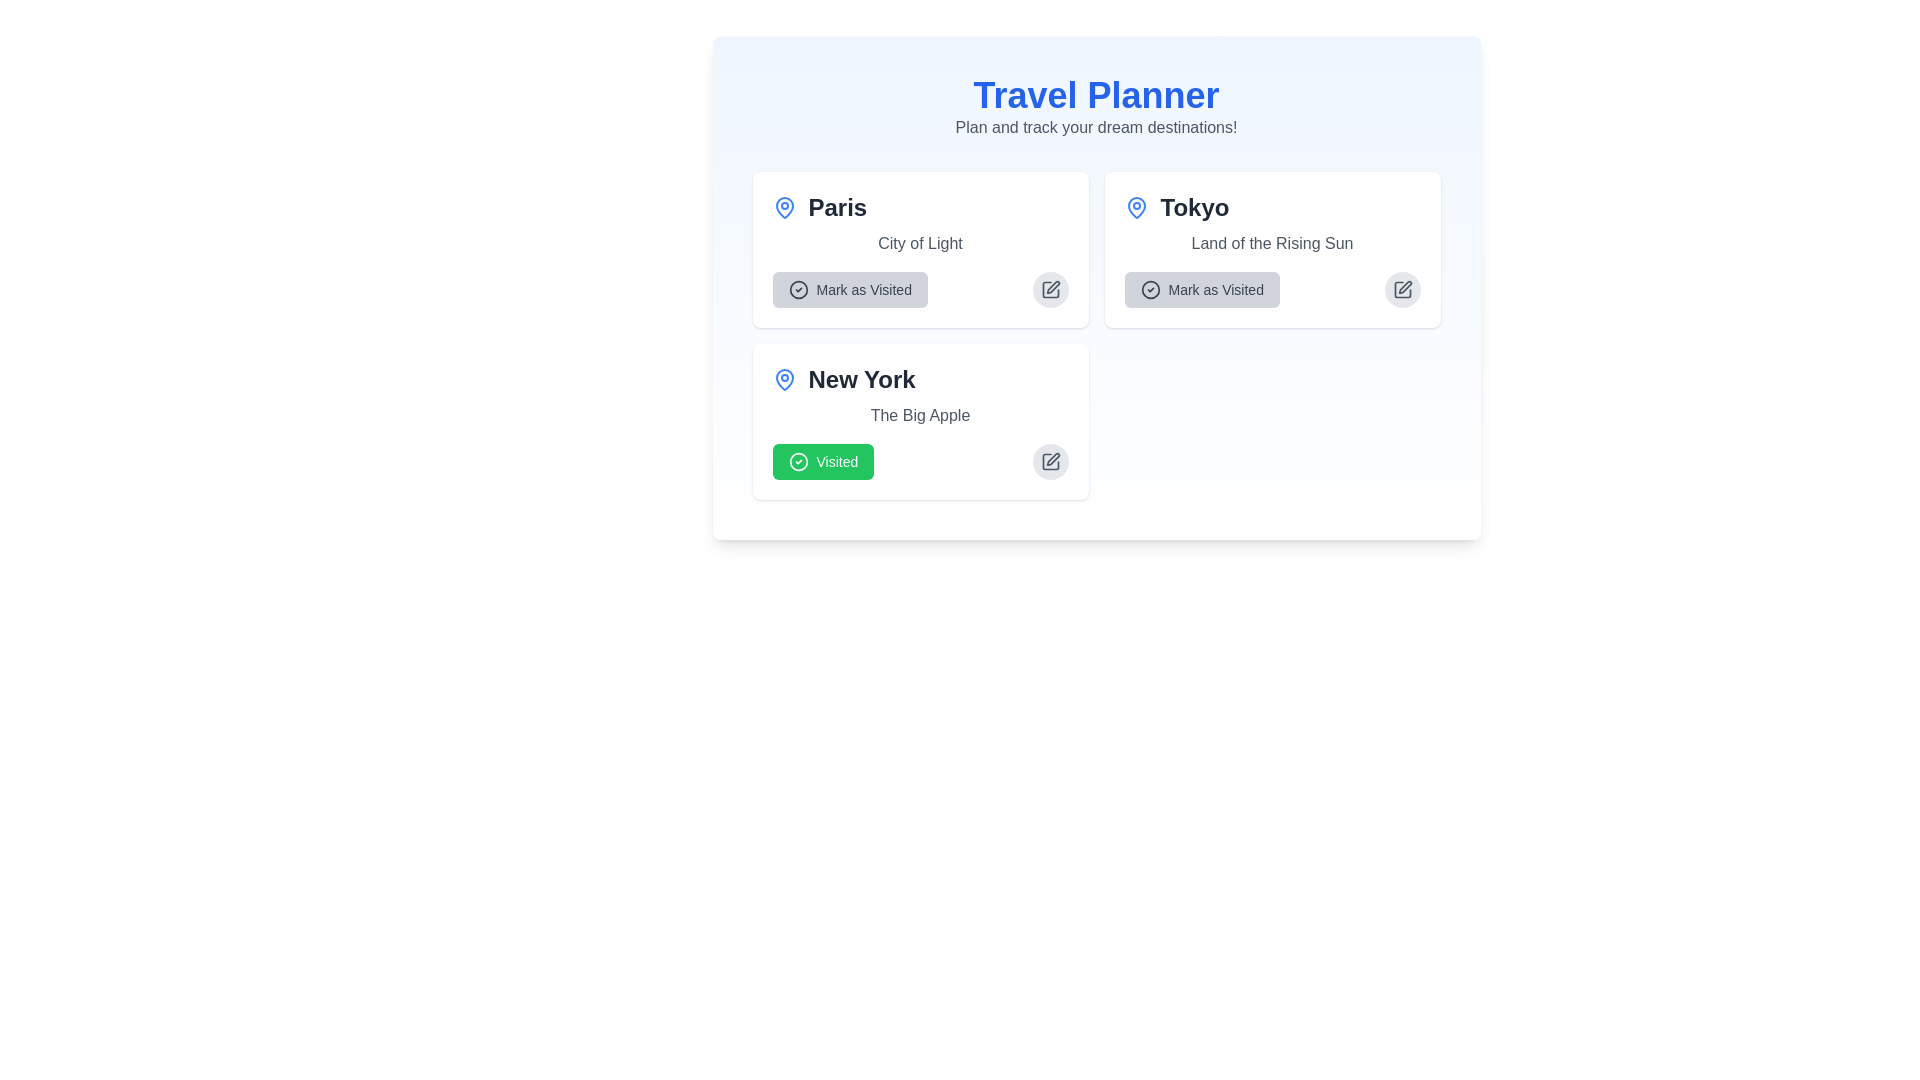  What do you see at coordinates (919, 415) in the screenshot?
I see `the static text element displaying 'The Big Apple' which is located below the header 'New York' and above the status button 'Visited' in the New York City card` at bounding box center [919, 415].